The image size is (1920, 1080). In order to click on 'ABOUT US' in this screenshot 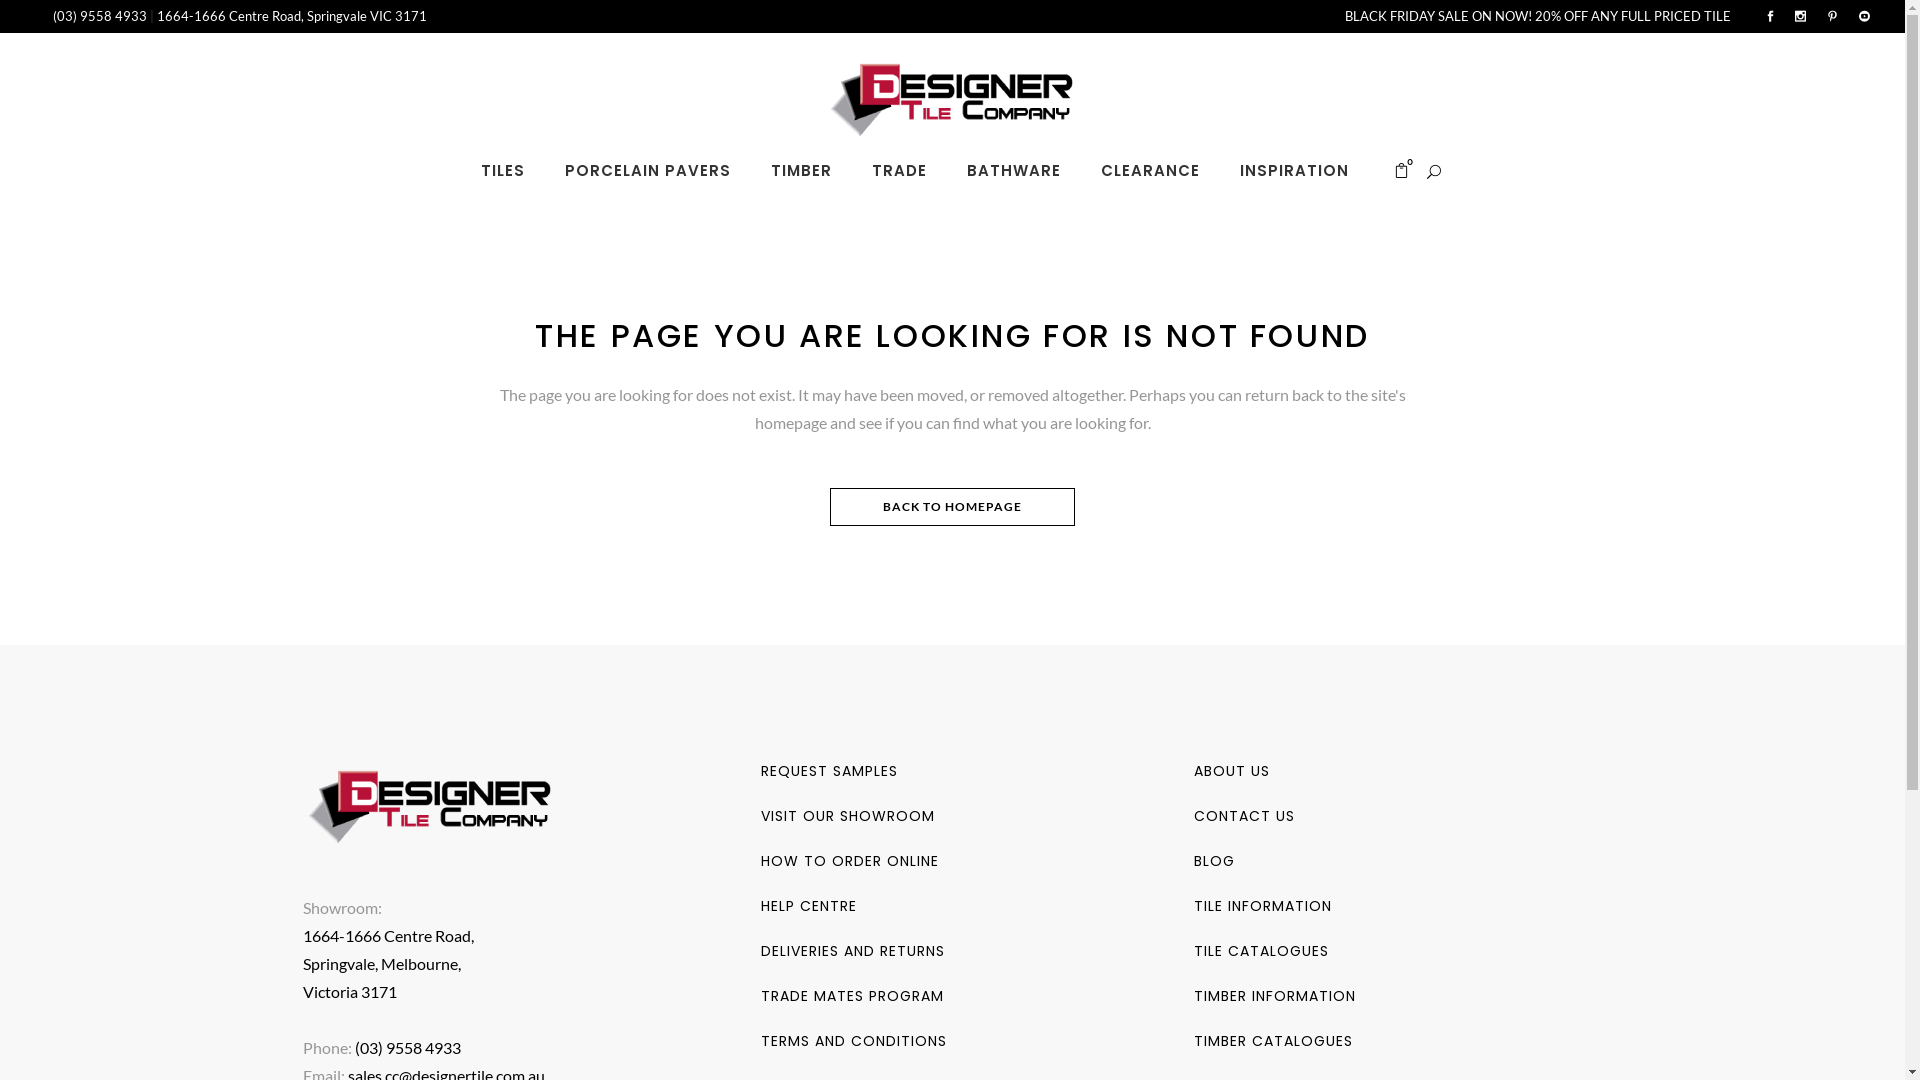, I will do `click(1194, 770)`.